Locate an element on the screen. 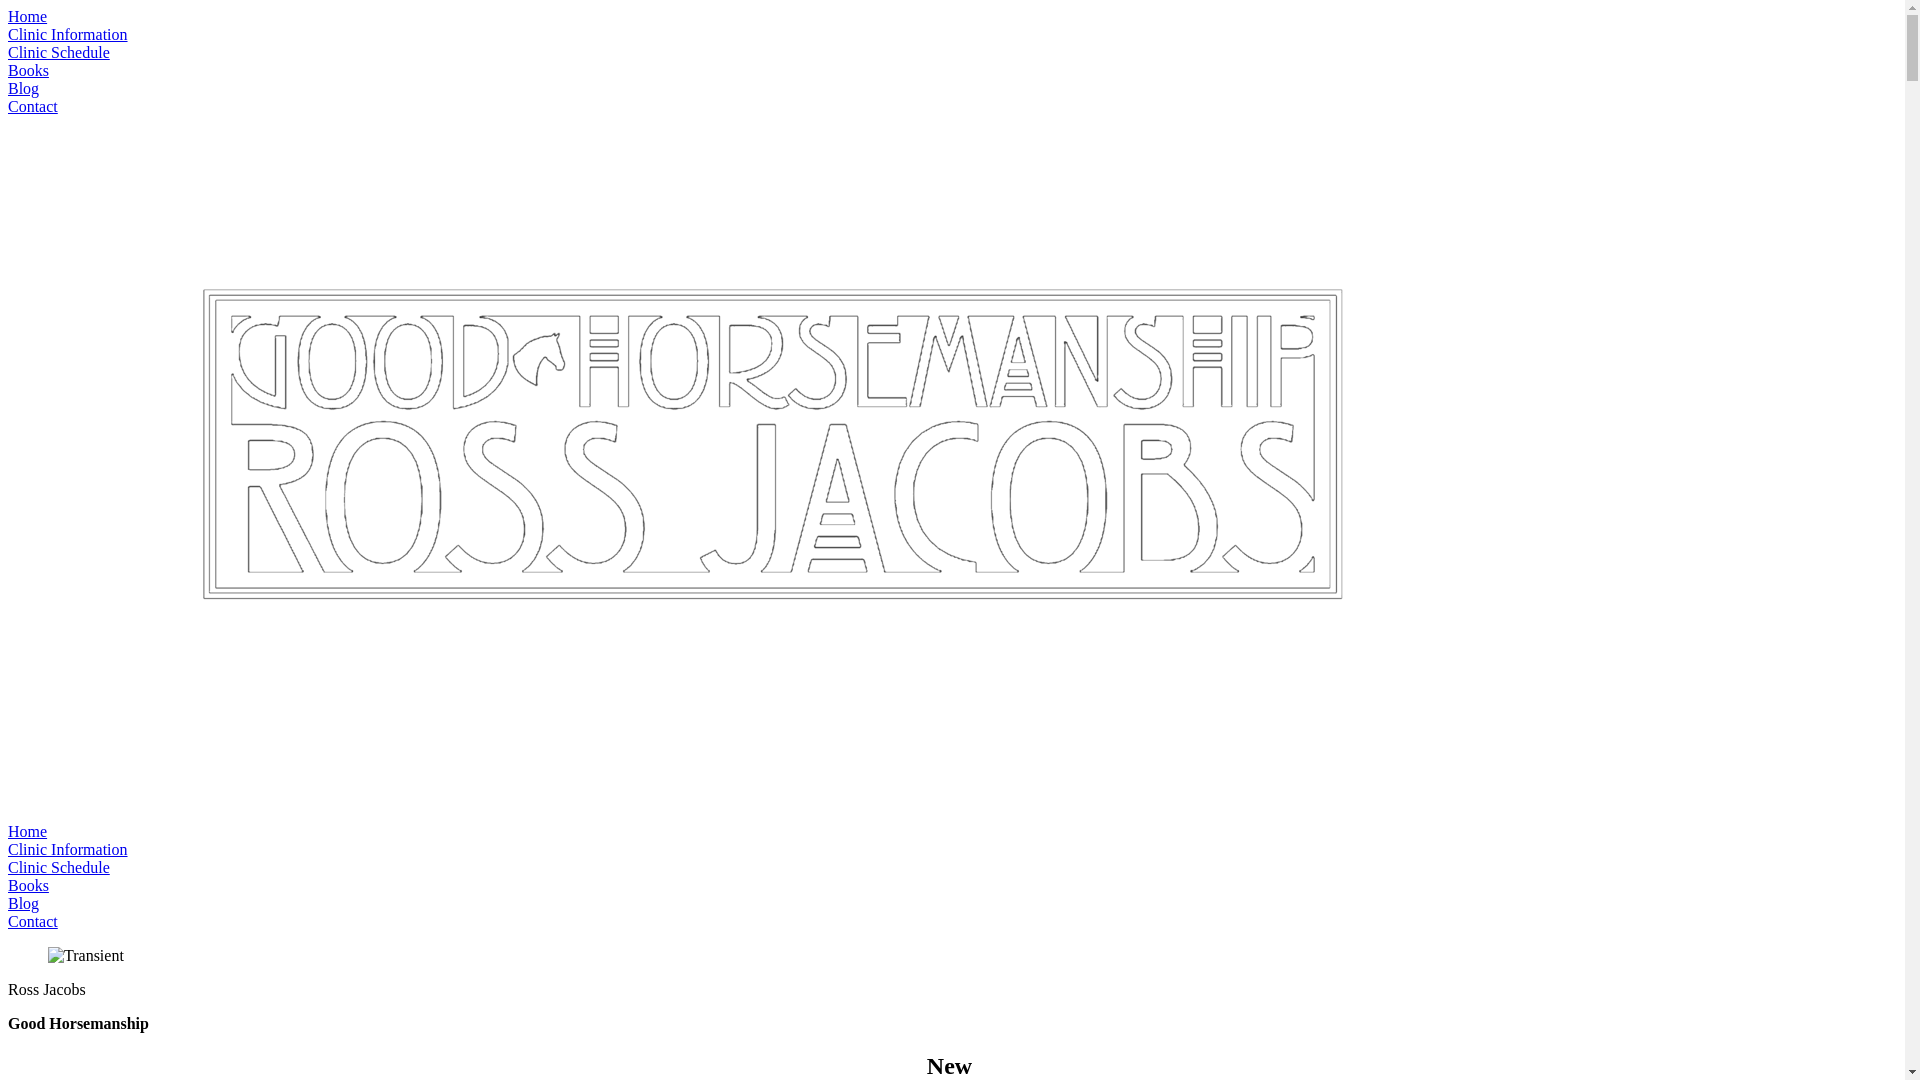  'Home' is located at coordinates (27, 16).